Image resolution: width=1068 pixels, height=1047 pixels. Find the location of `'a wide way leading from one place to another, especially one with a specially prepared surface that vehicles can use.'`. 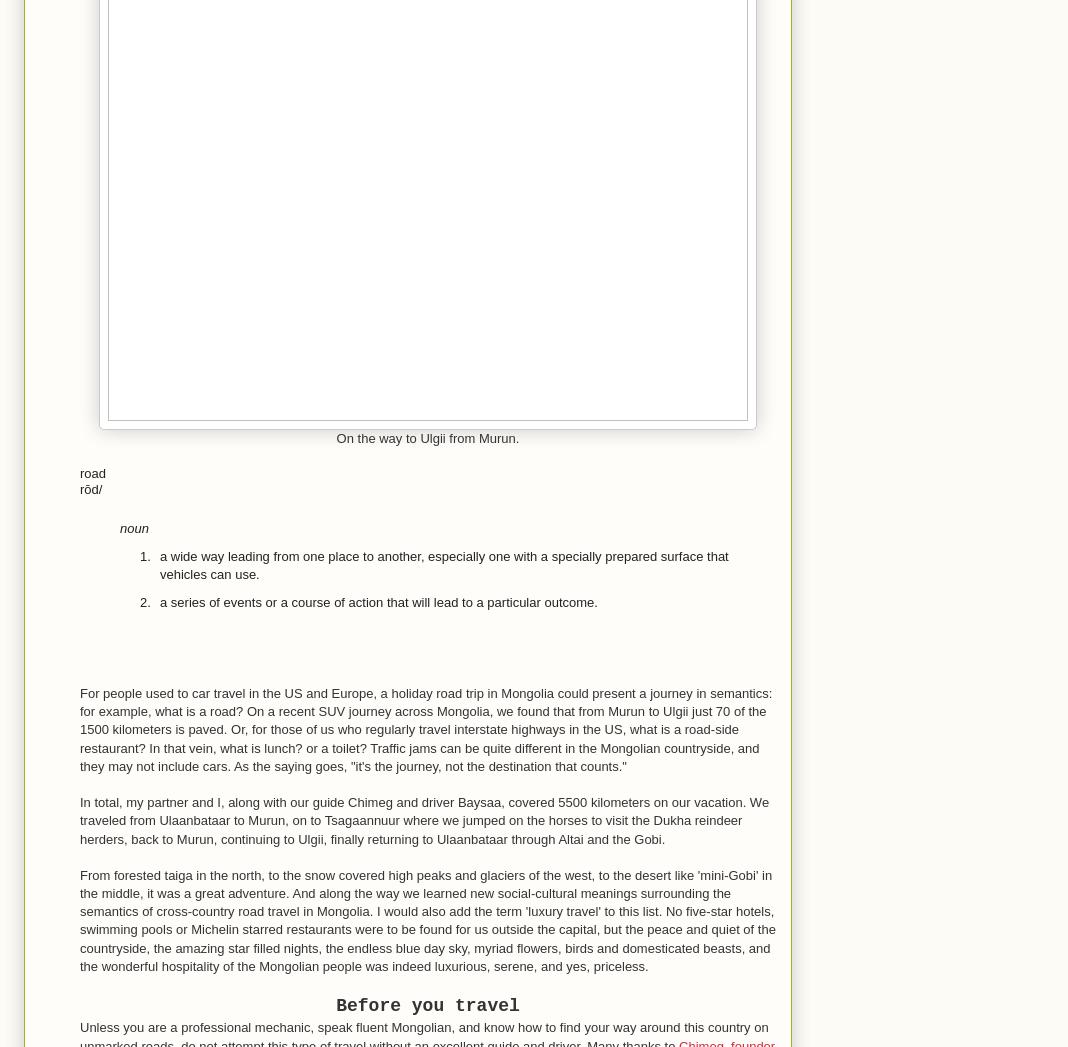

'a wide way leading from one place to another, especially one with a specially prepared surface that vehicles can use.' is located at coordinates (159, 564).